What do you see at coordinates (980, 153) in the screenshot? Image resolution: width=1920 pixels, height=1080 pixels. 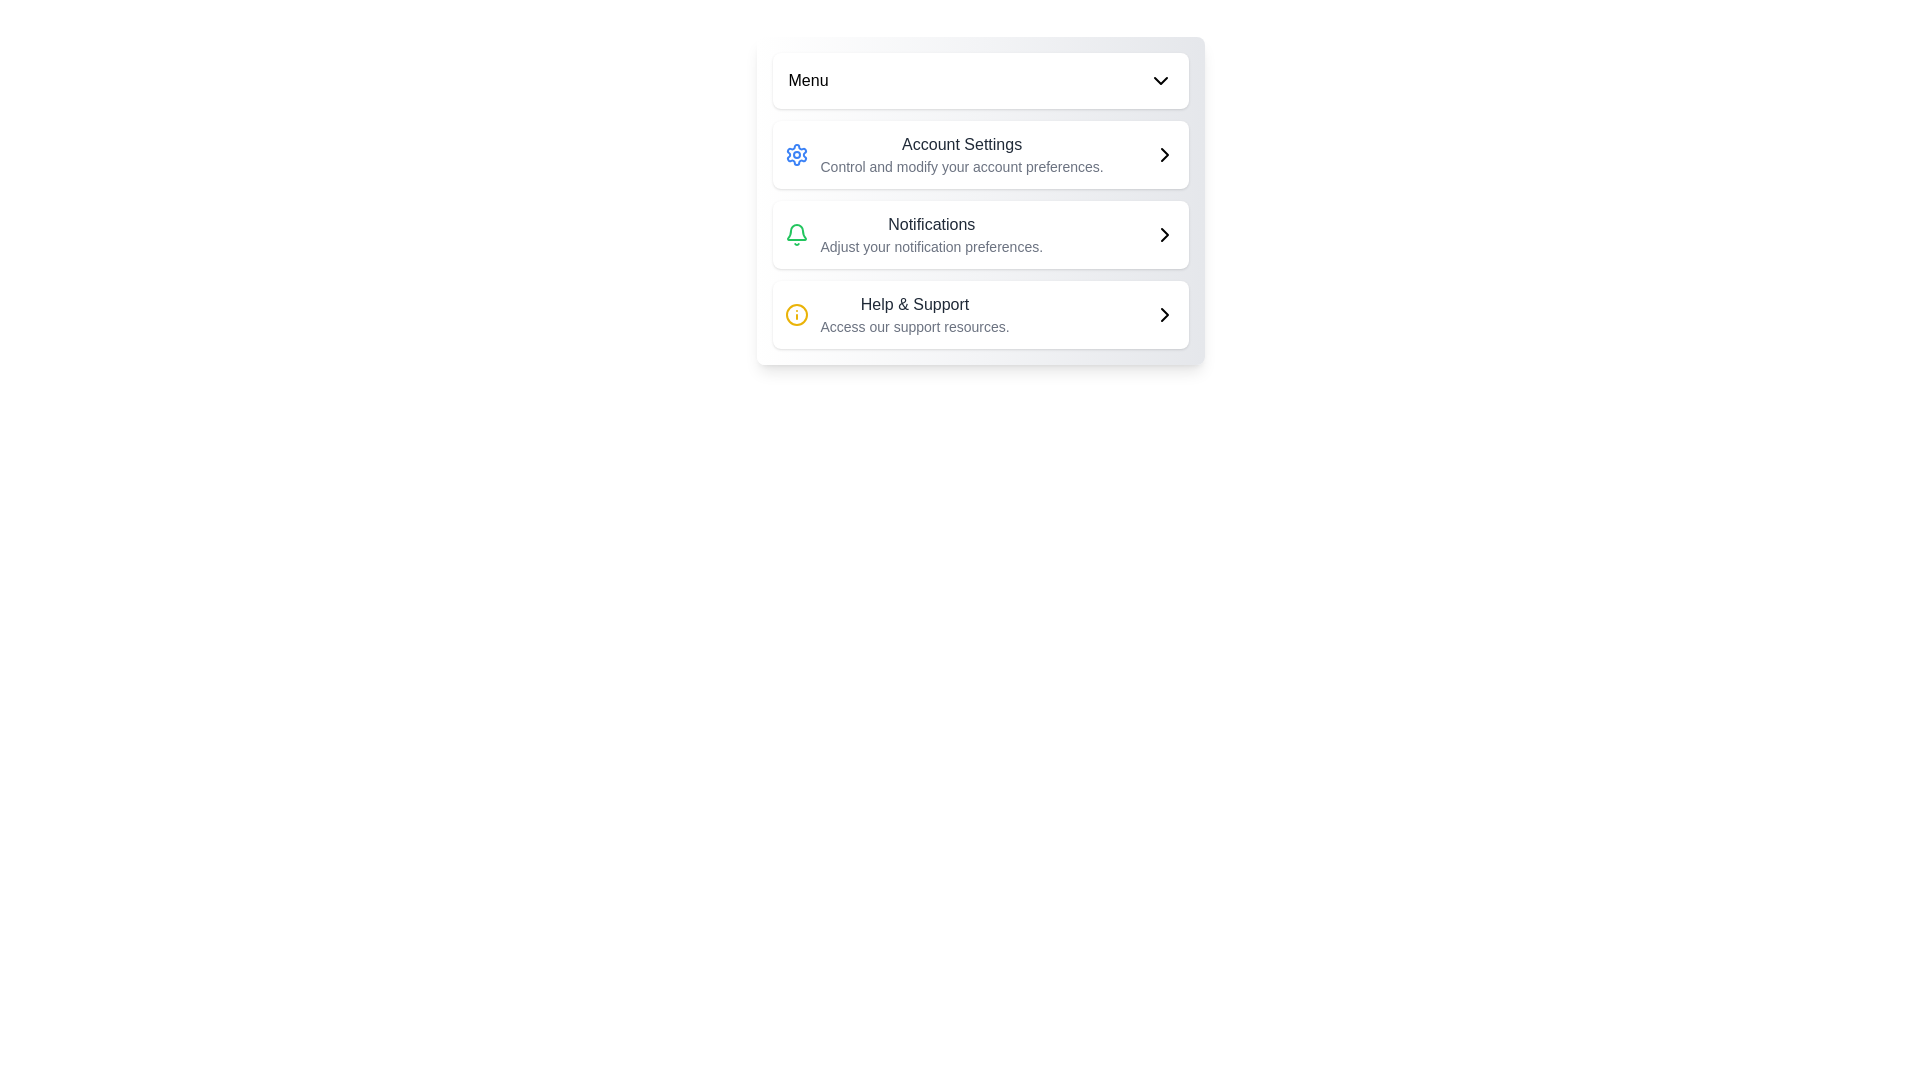 I see `the 'Account Settings' button, which features a blue settings cog icon and a right-pointing chevron arrow icon` at bounding box center [980, 153].